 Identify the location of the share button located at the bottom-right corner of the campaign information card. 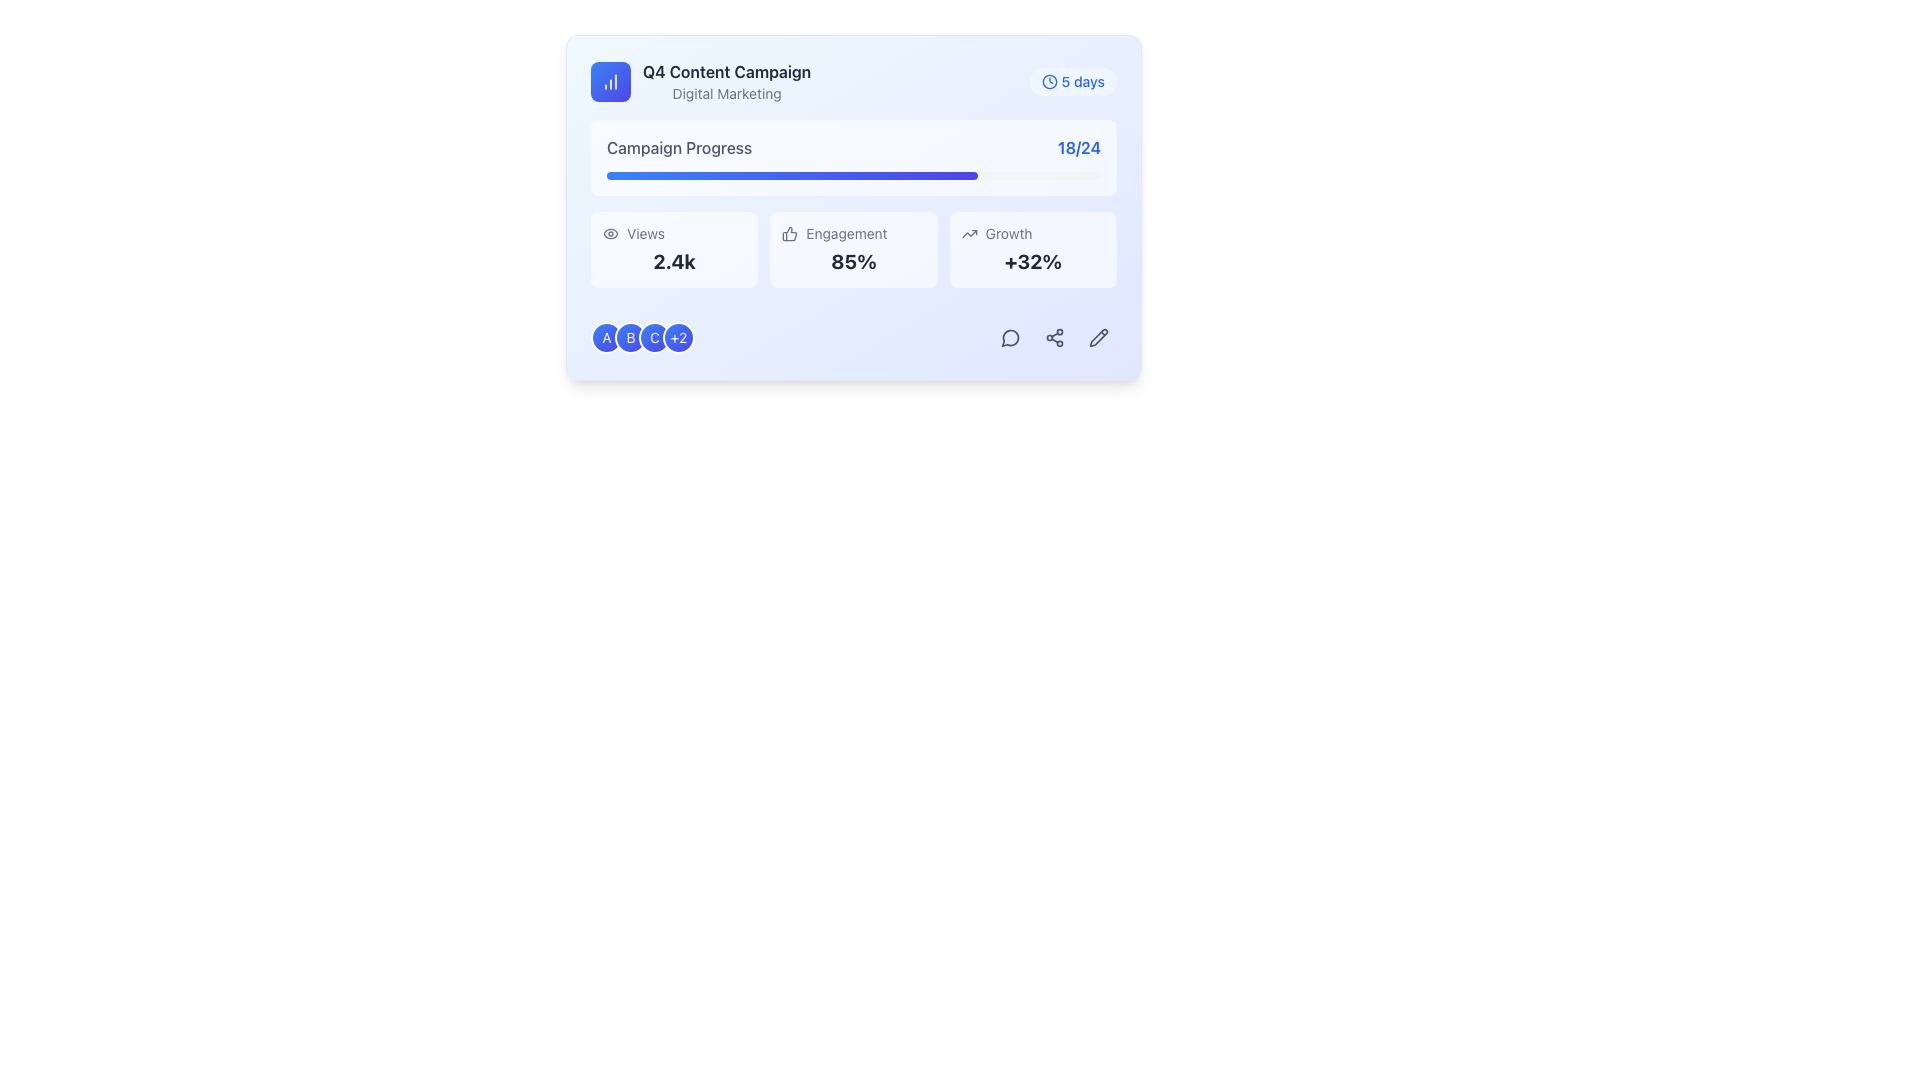
(1054, 337).